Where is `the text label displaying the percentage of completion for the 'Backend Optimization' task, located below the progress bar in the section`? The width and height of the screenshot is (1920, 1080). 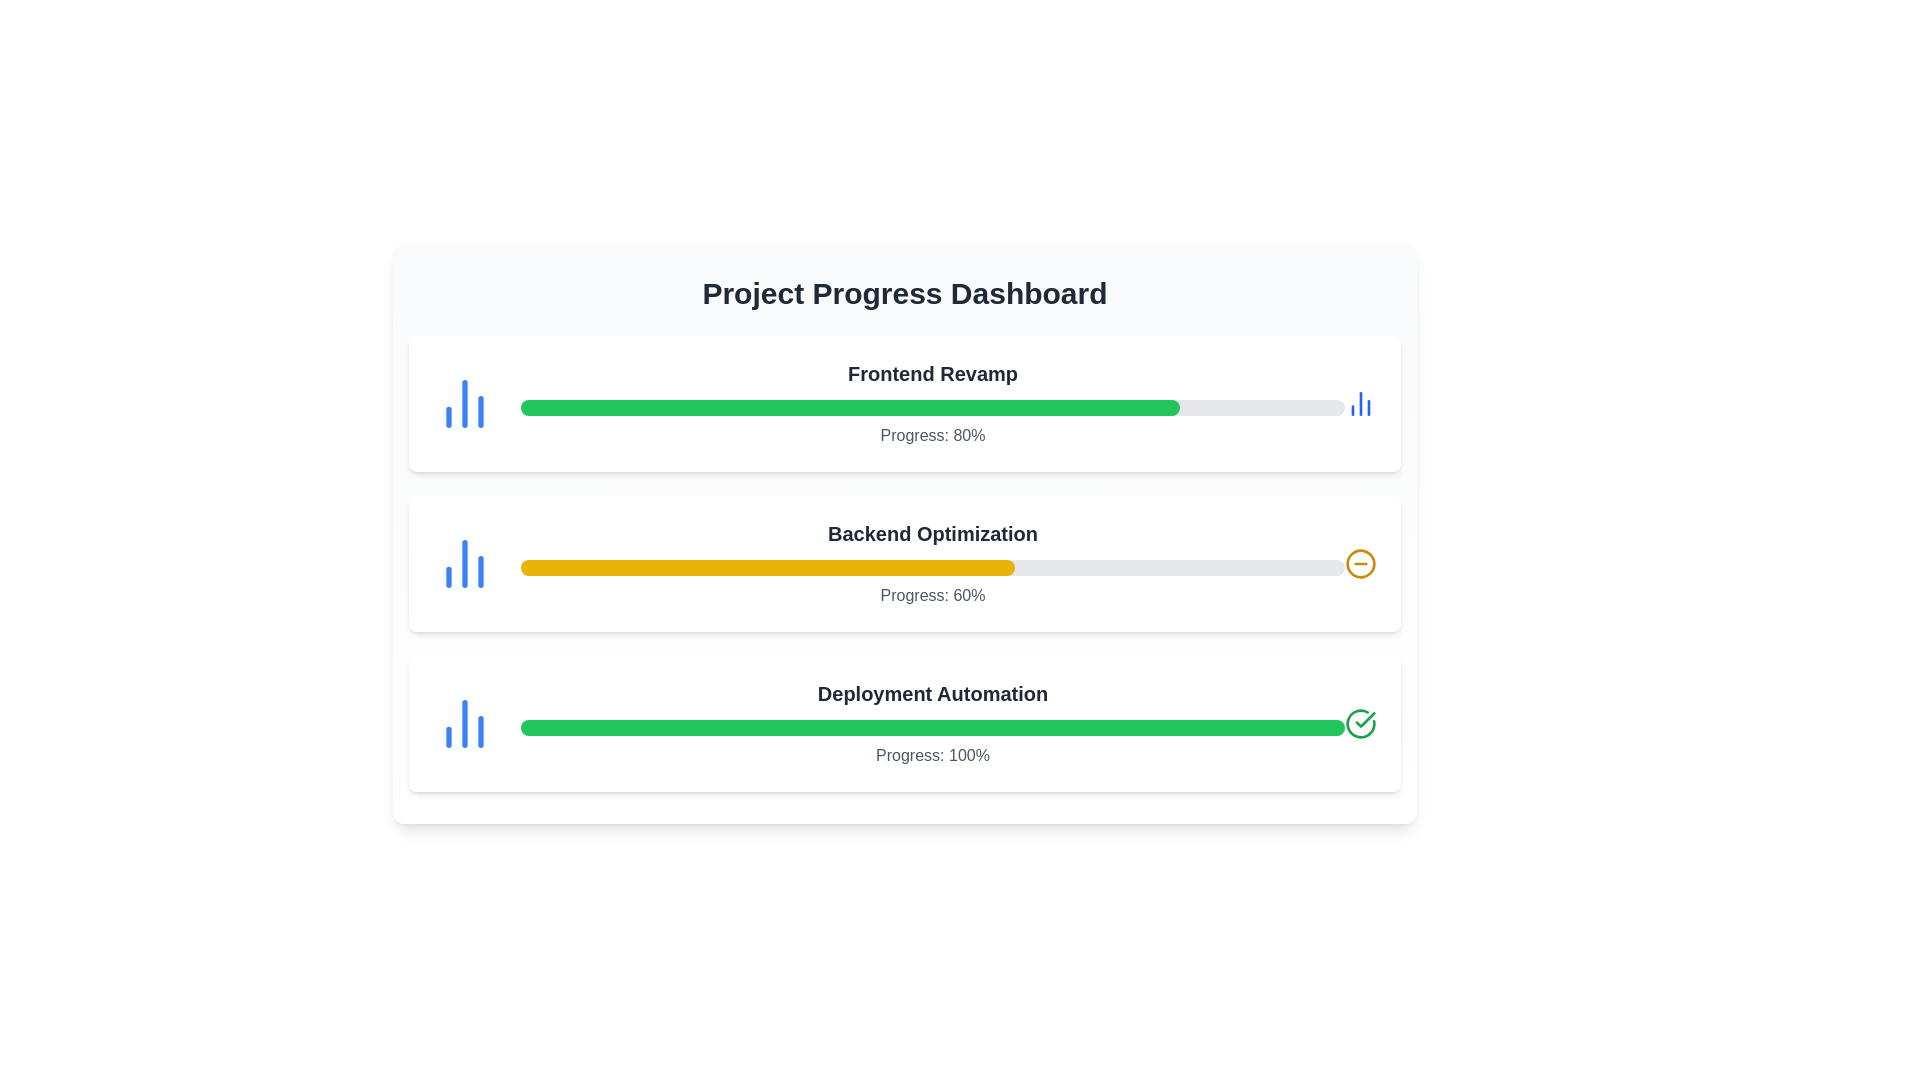 the text label displaying the percentage of completion for the 'Backend Optimization' task, located below the progress bar in the section is located at coordinates (931, 595).